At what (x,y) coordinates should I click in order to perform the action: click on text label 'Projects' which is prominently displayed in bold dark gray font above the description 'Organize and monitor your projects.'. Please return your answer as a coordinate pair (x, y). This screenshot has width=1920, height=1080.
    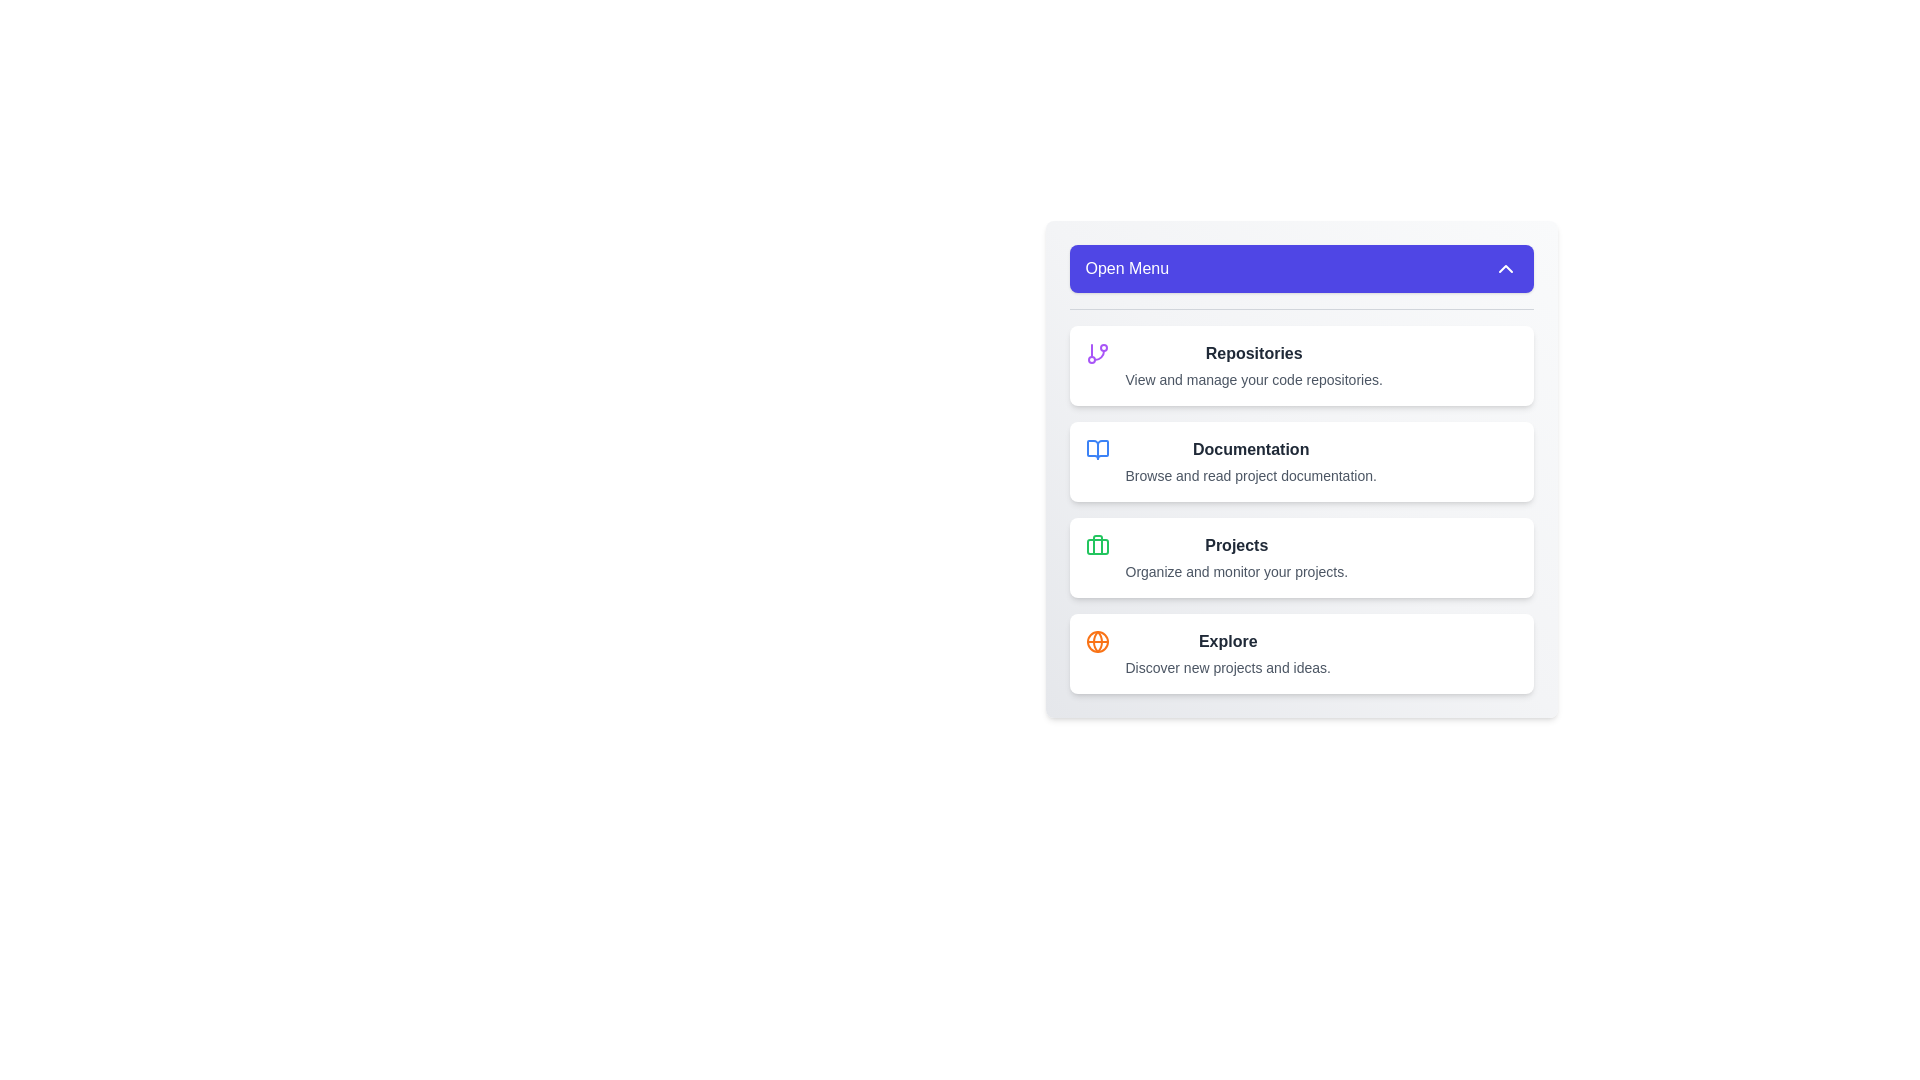
    Looking at the image, I should click on (1235, 546).